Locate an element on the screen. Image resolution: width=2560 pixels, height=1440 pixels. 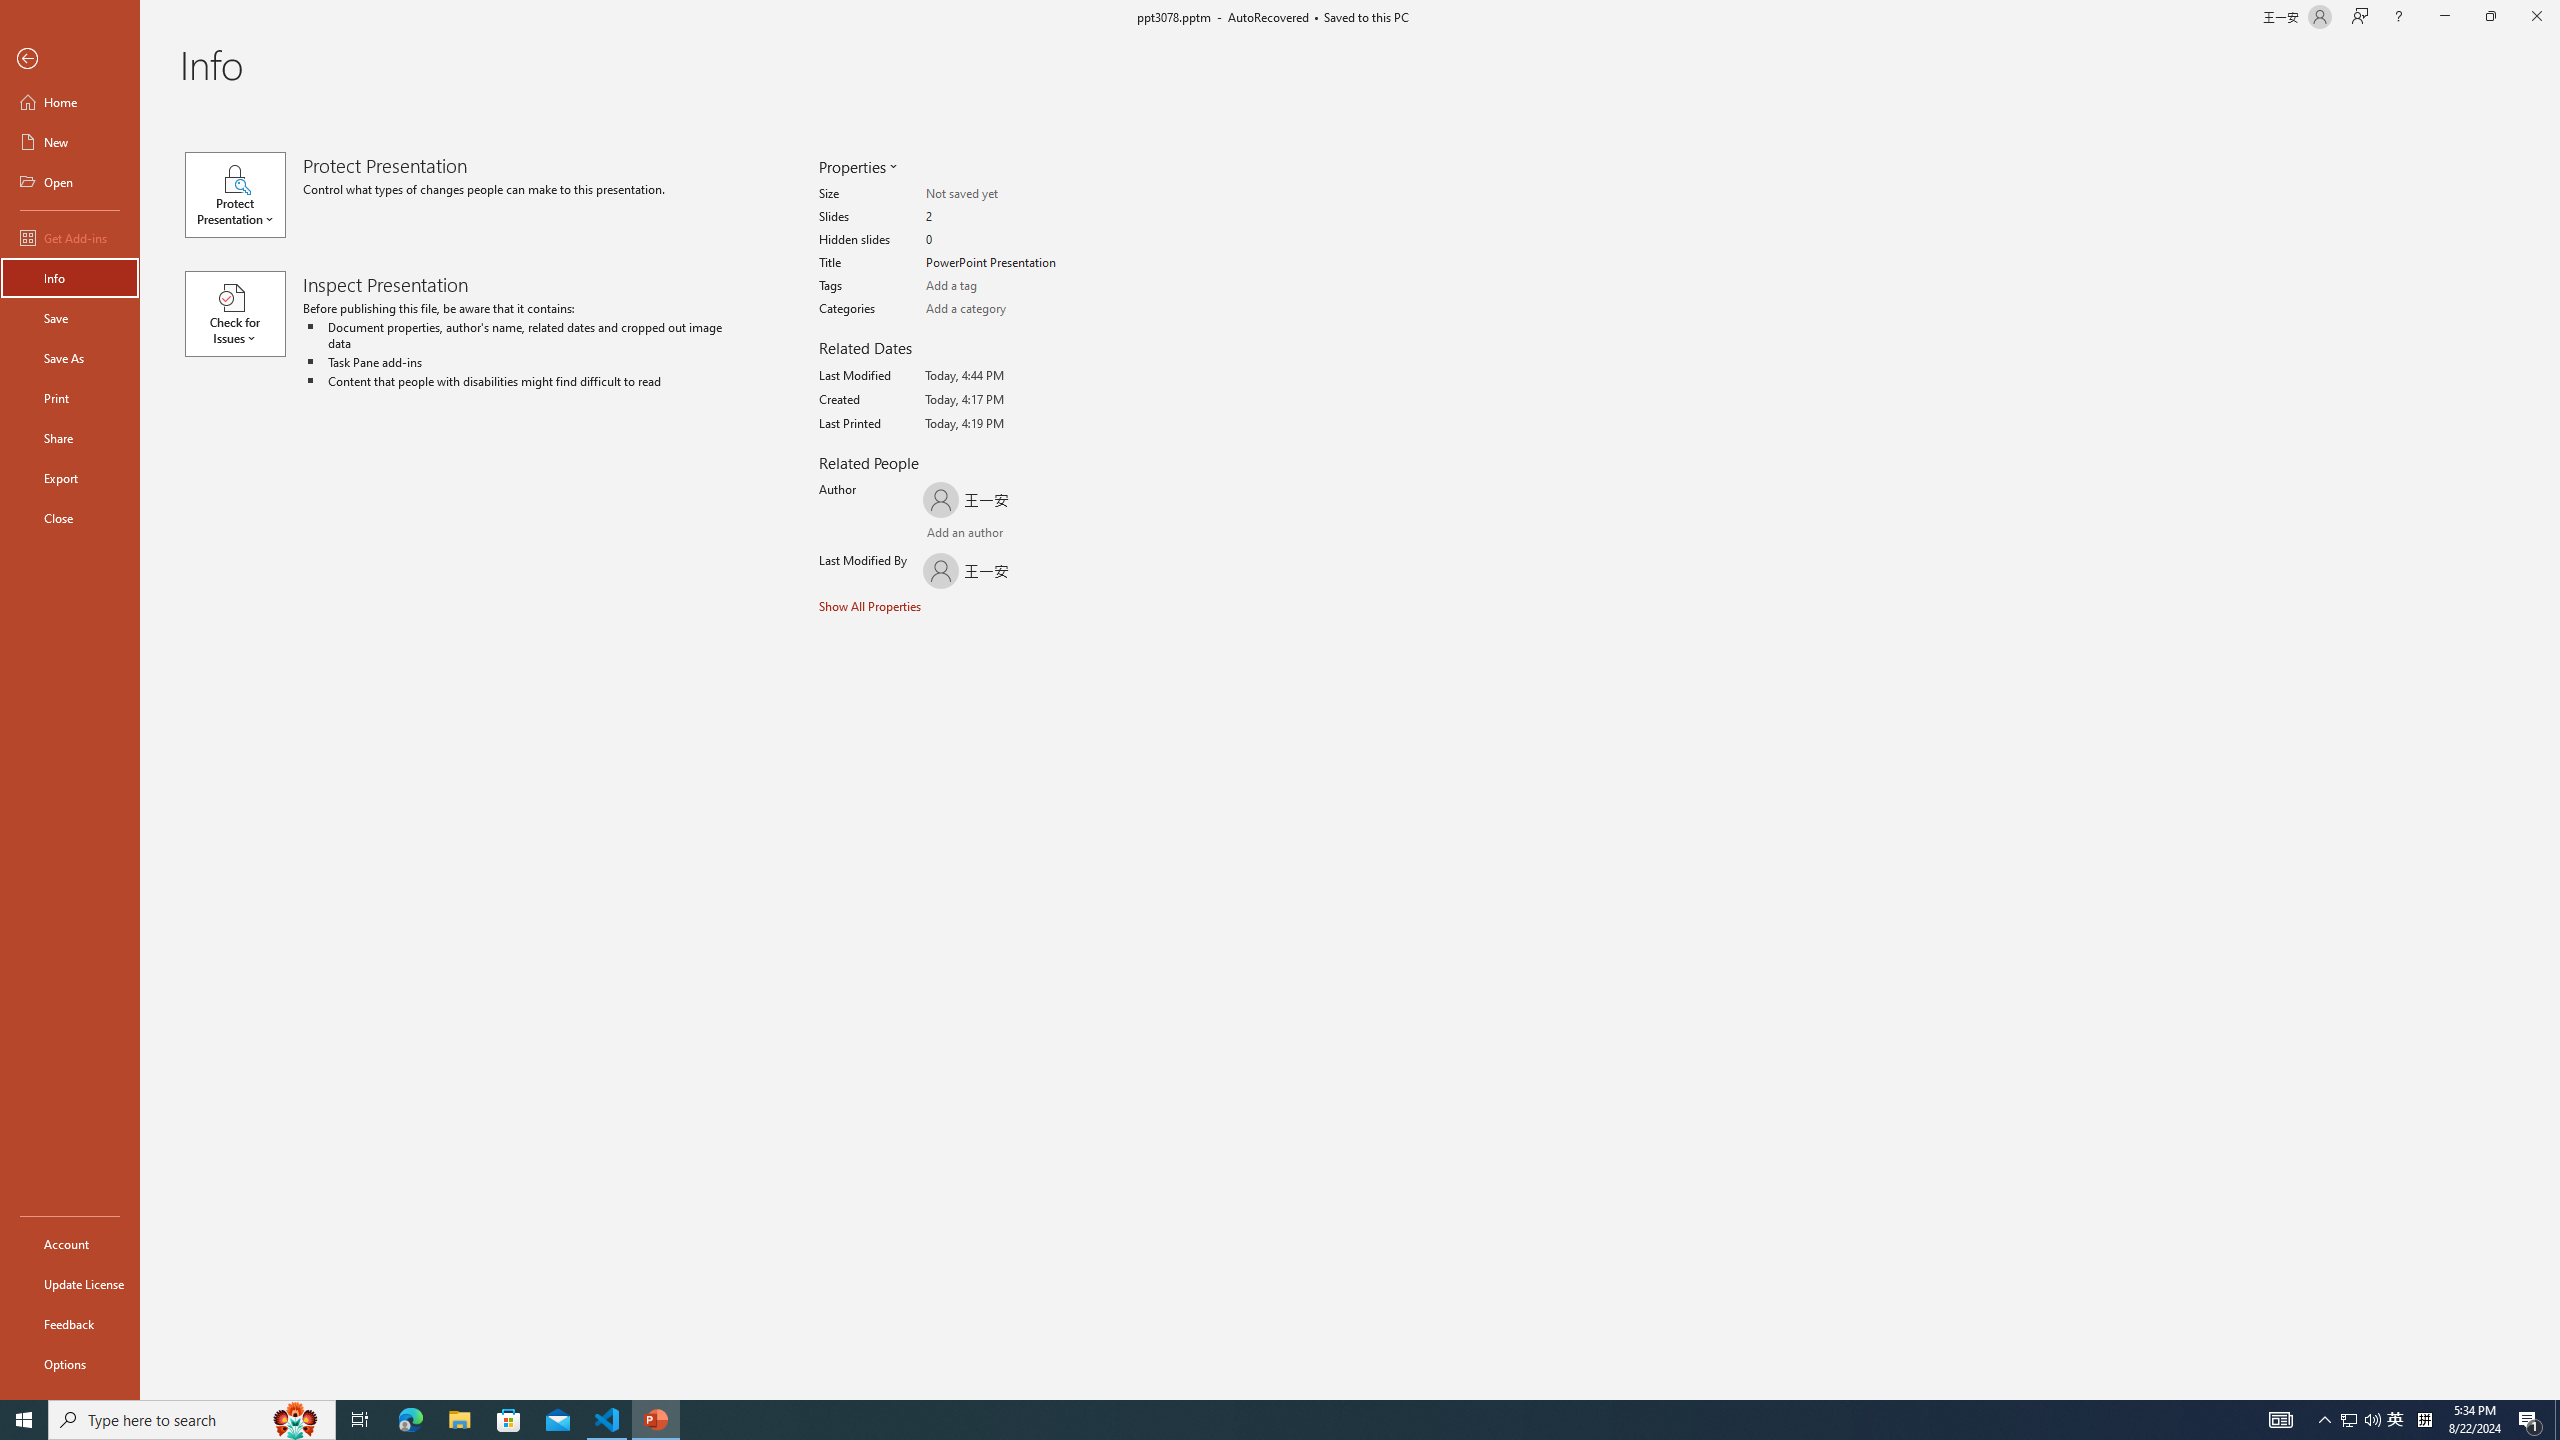
'Title' is located at coordinates (1003, 263).